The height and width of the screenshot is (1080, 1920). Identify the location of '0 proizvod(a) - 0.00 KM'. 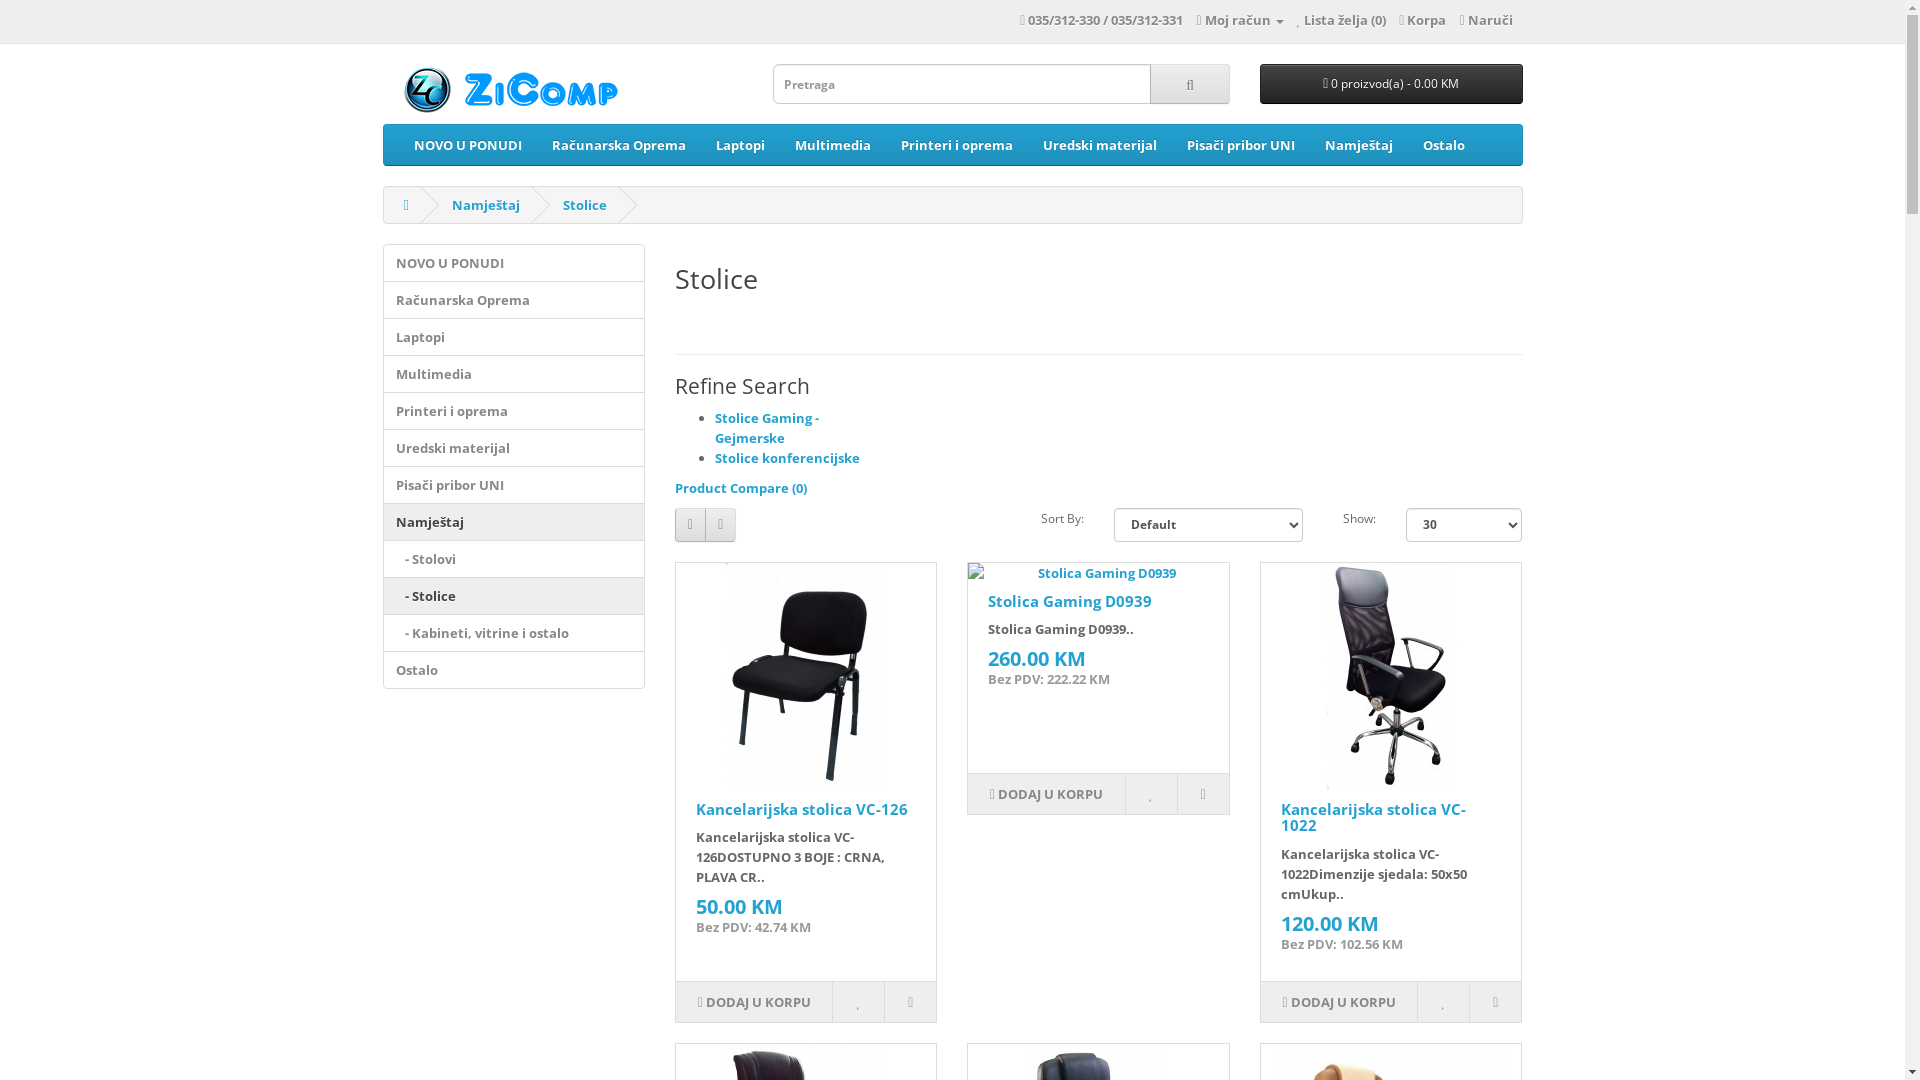
(1390, 83).